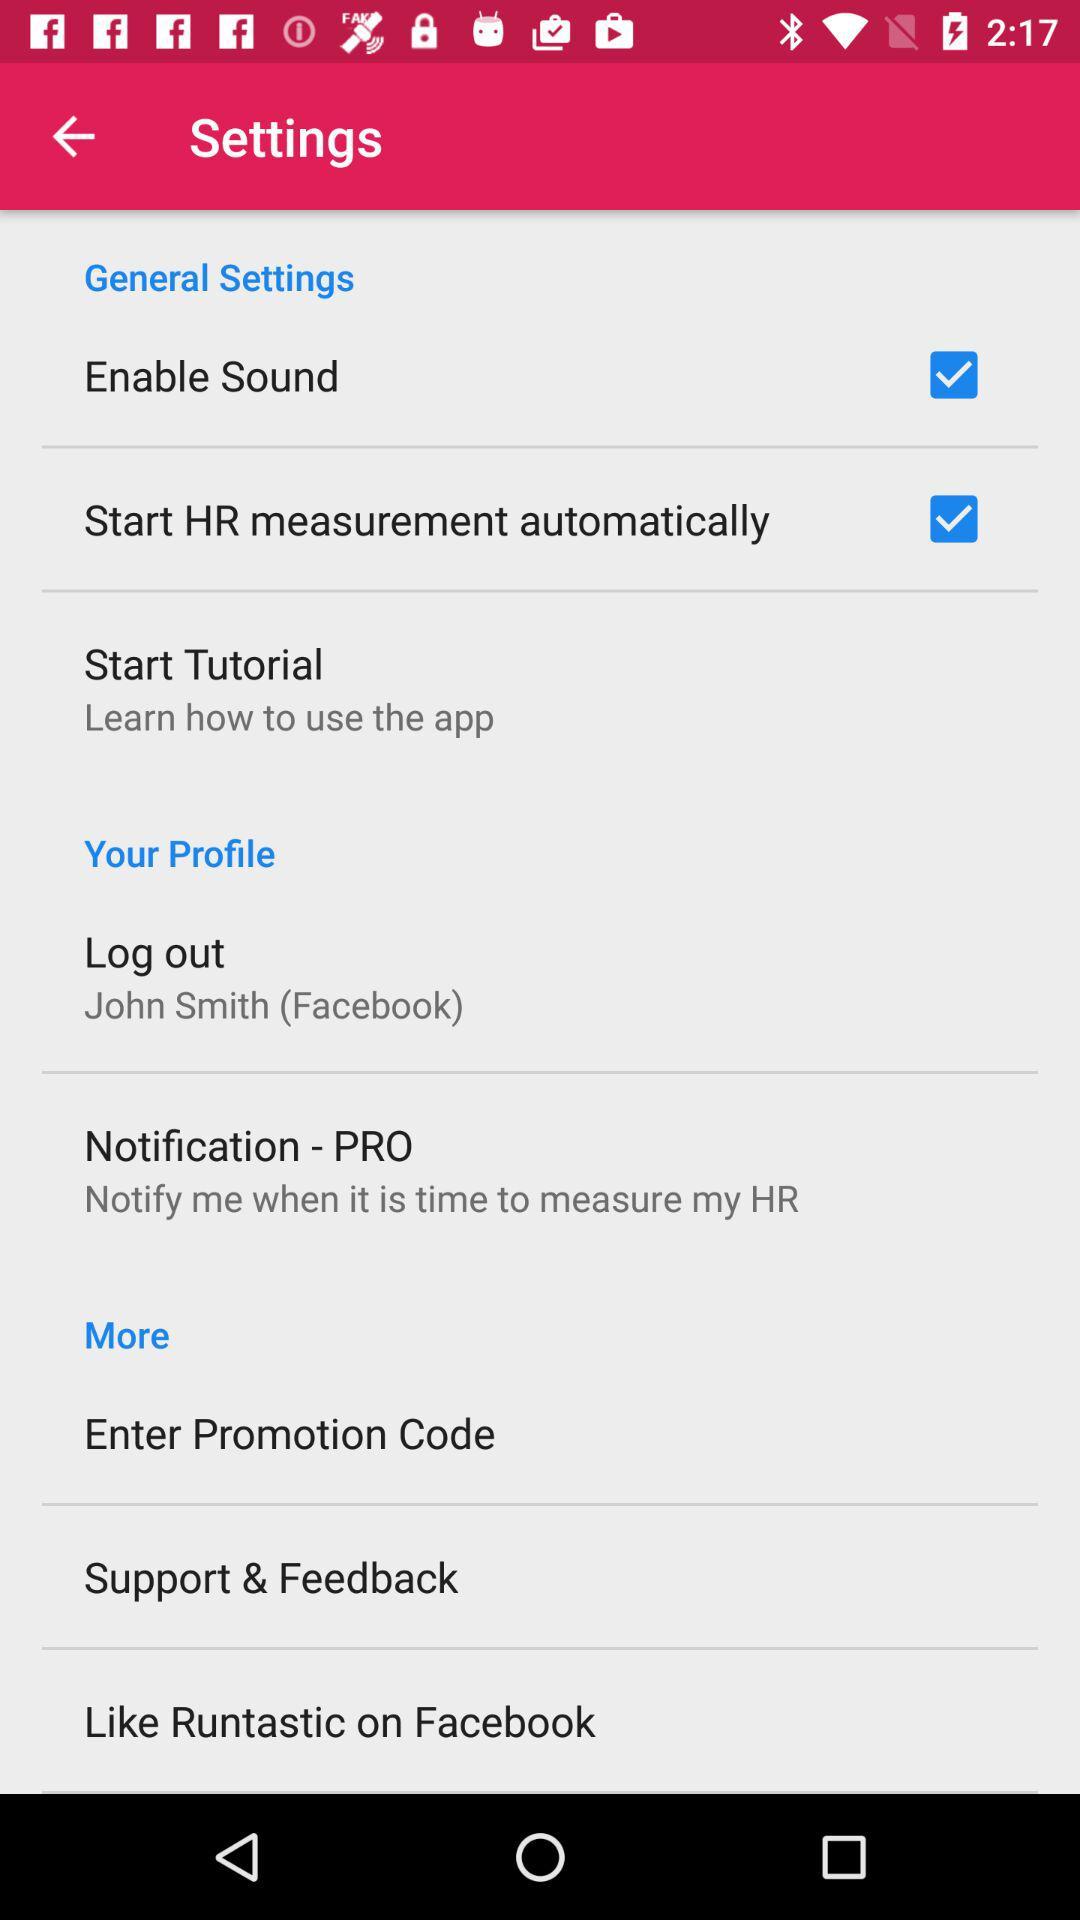 This screenshot has width=1080, height=1920. What do you see at coordinates (72, 135) in the screenshot?
I see `item to the left of the settings` at bounding box center [72, 135].